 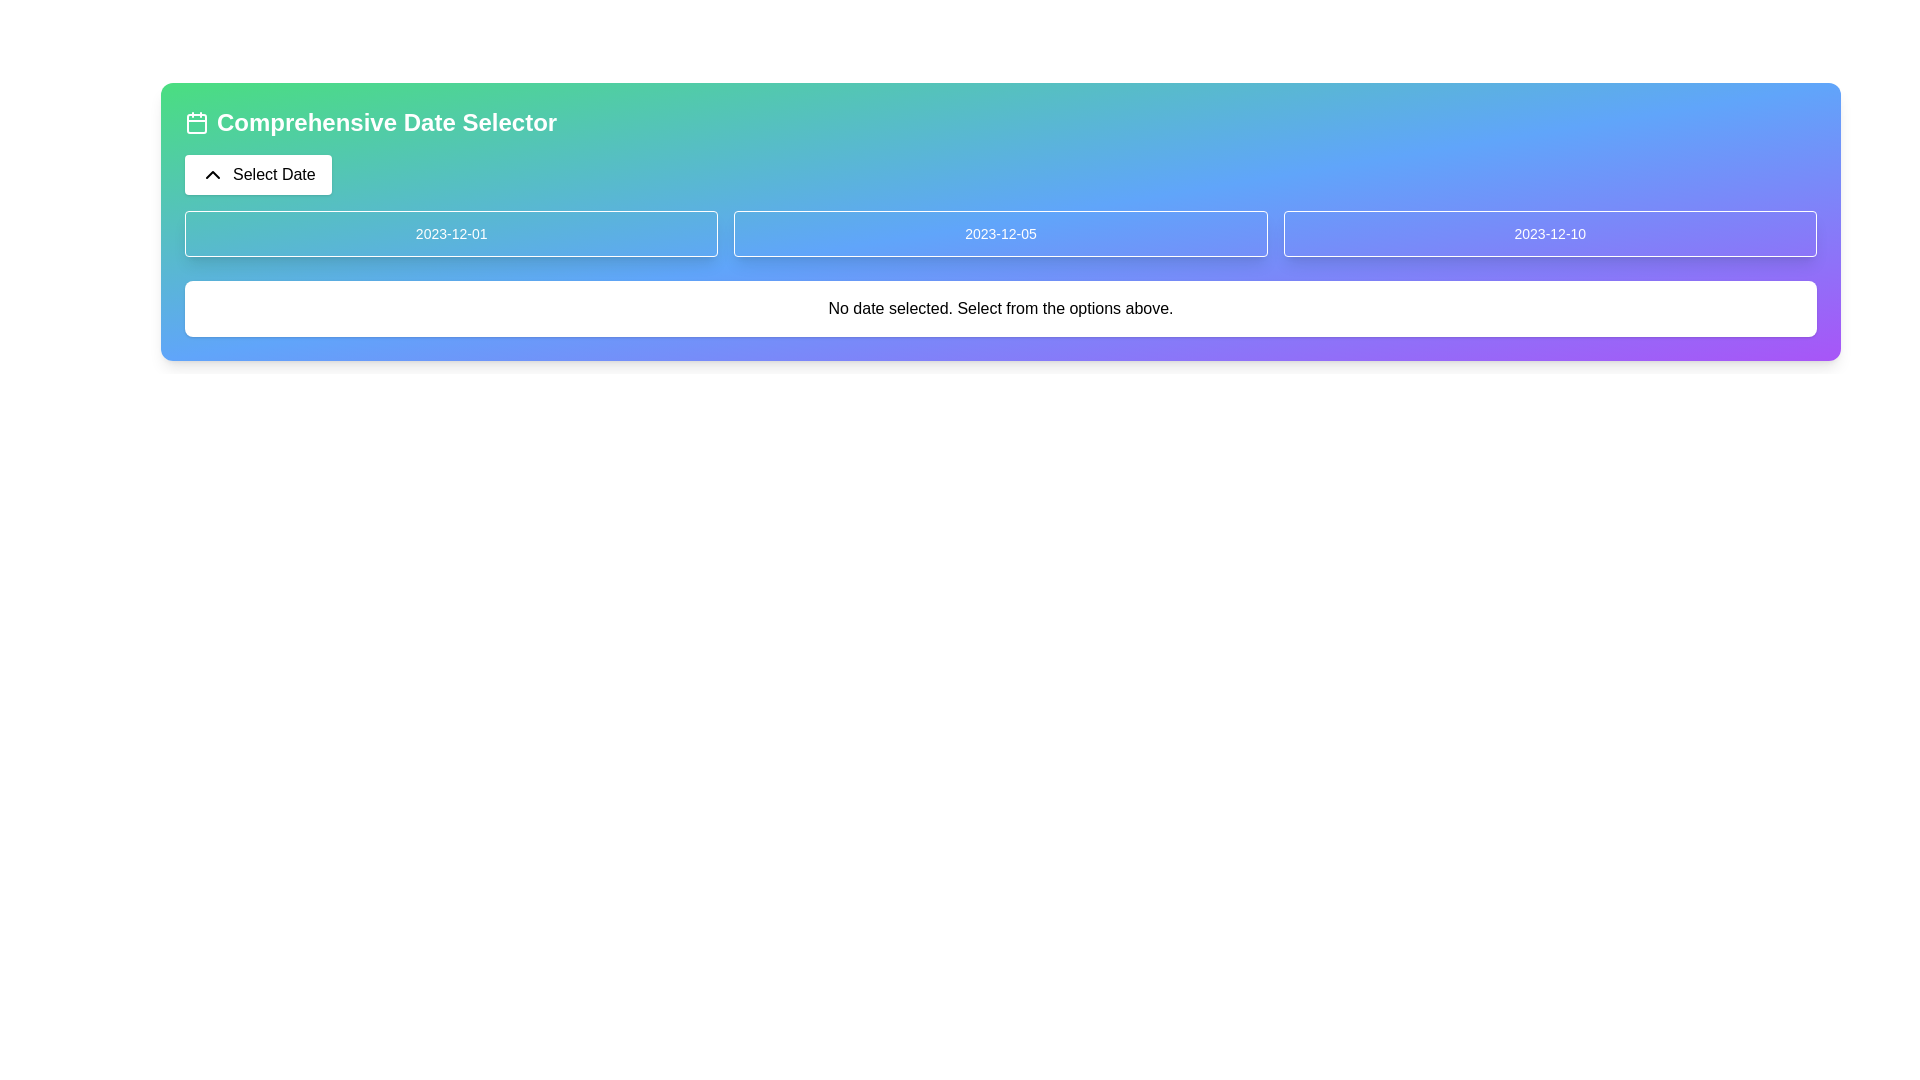 What do you see at coordinates (1001, 233) in the screenshot?
I see `the button labeled '2023-12-05'` at bounding box center [1001, 233].